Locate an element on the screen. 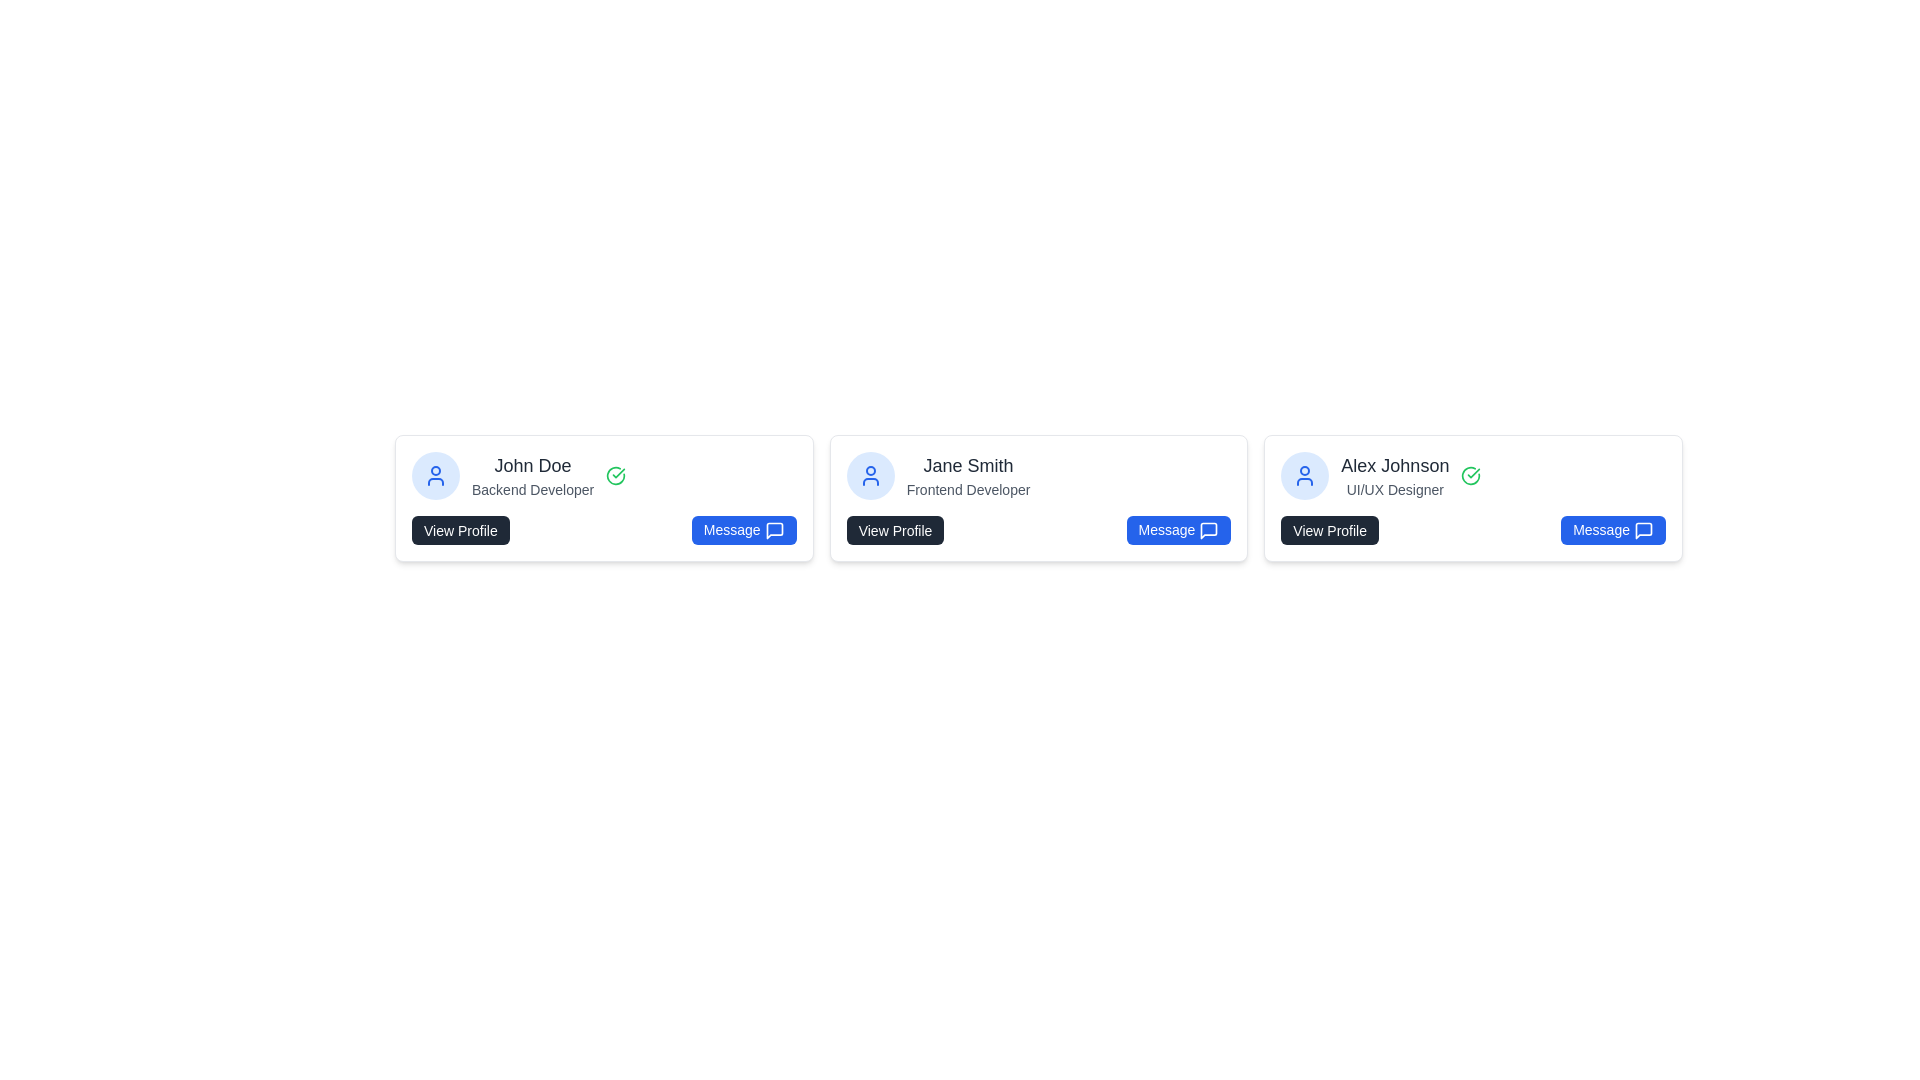  the vibrant blue 'Message' button with white text and a speech bubble icon located to the right of the 'View Profile' button to initiate a message action is located at coordinates (743, 529).